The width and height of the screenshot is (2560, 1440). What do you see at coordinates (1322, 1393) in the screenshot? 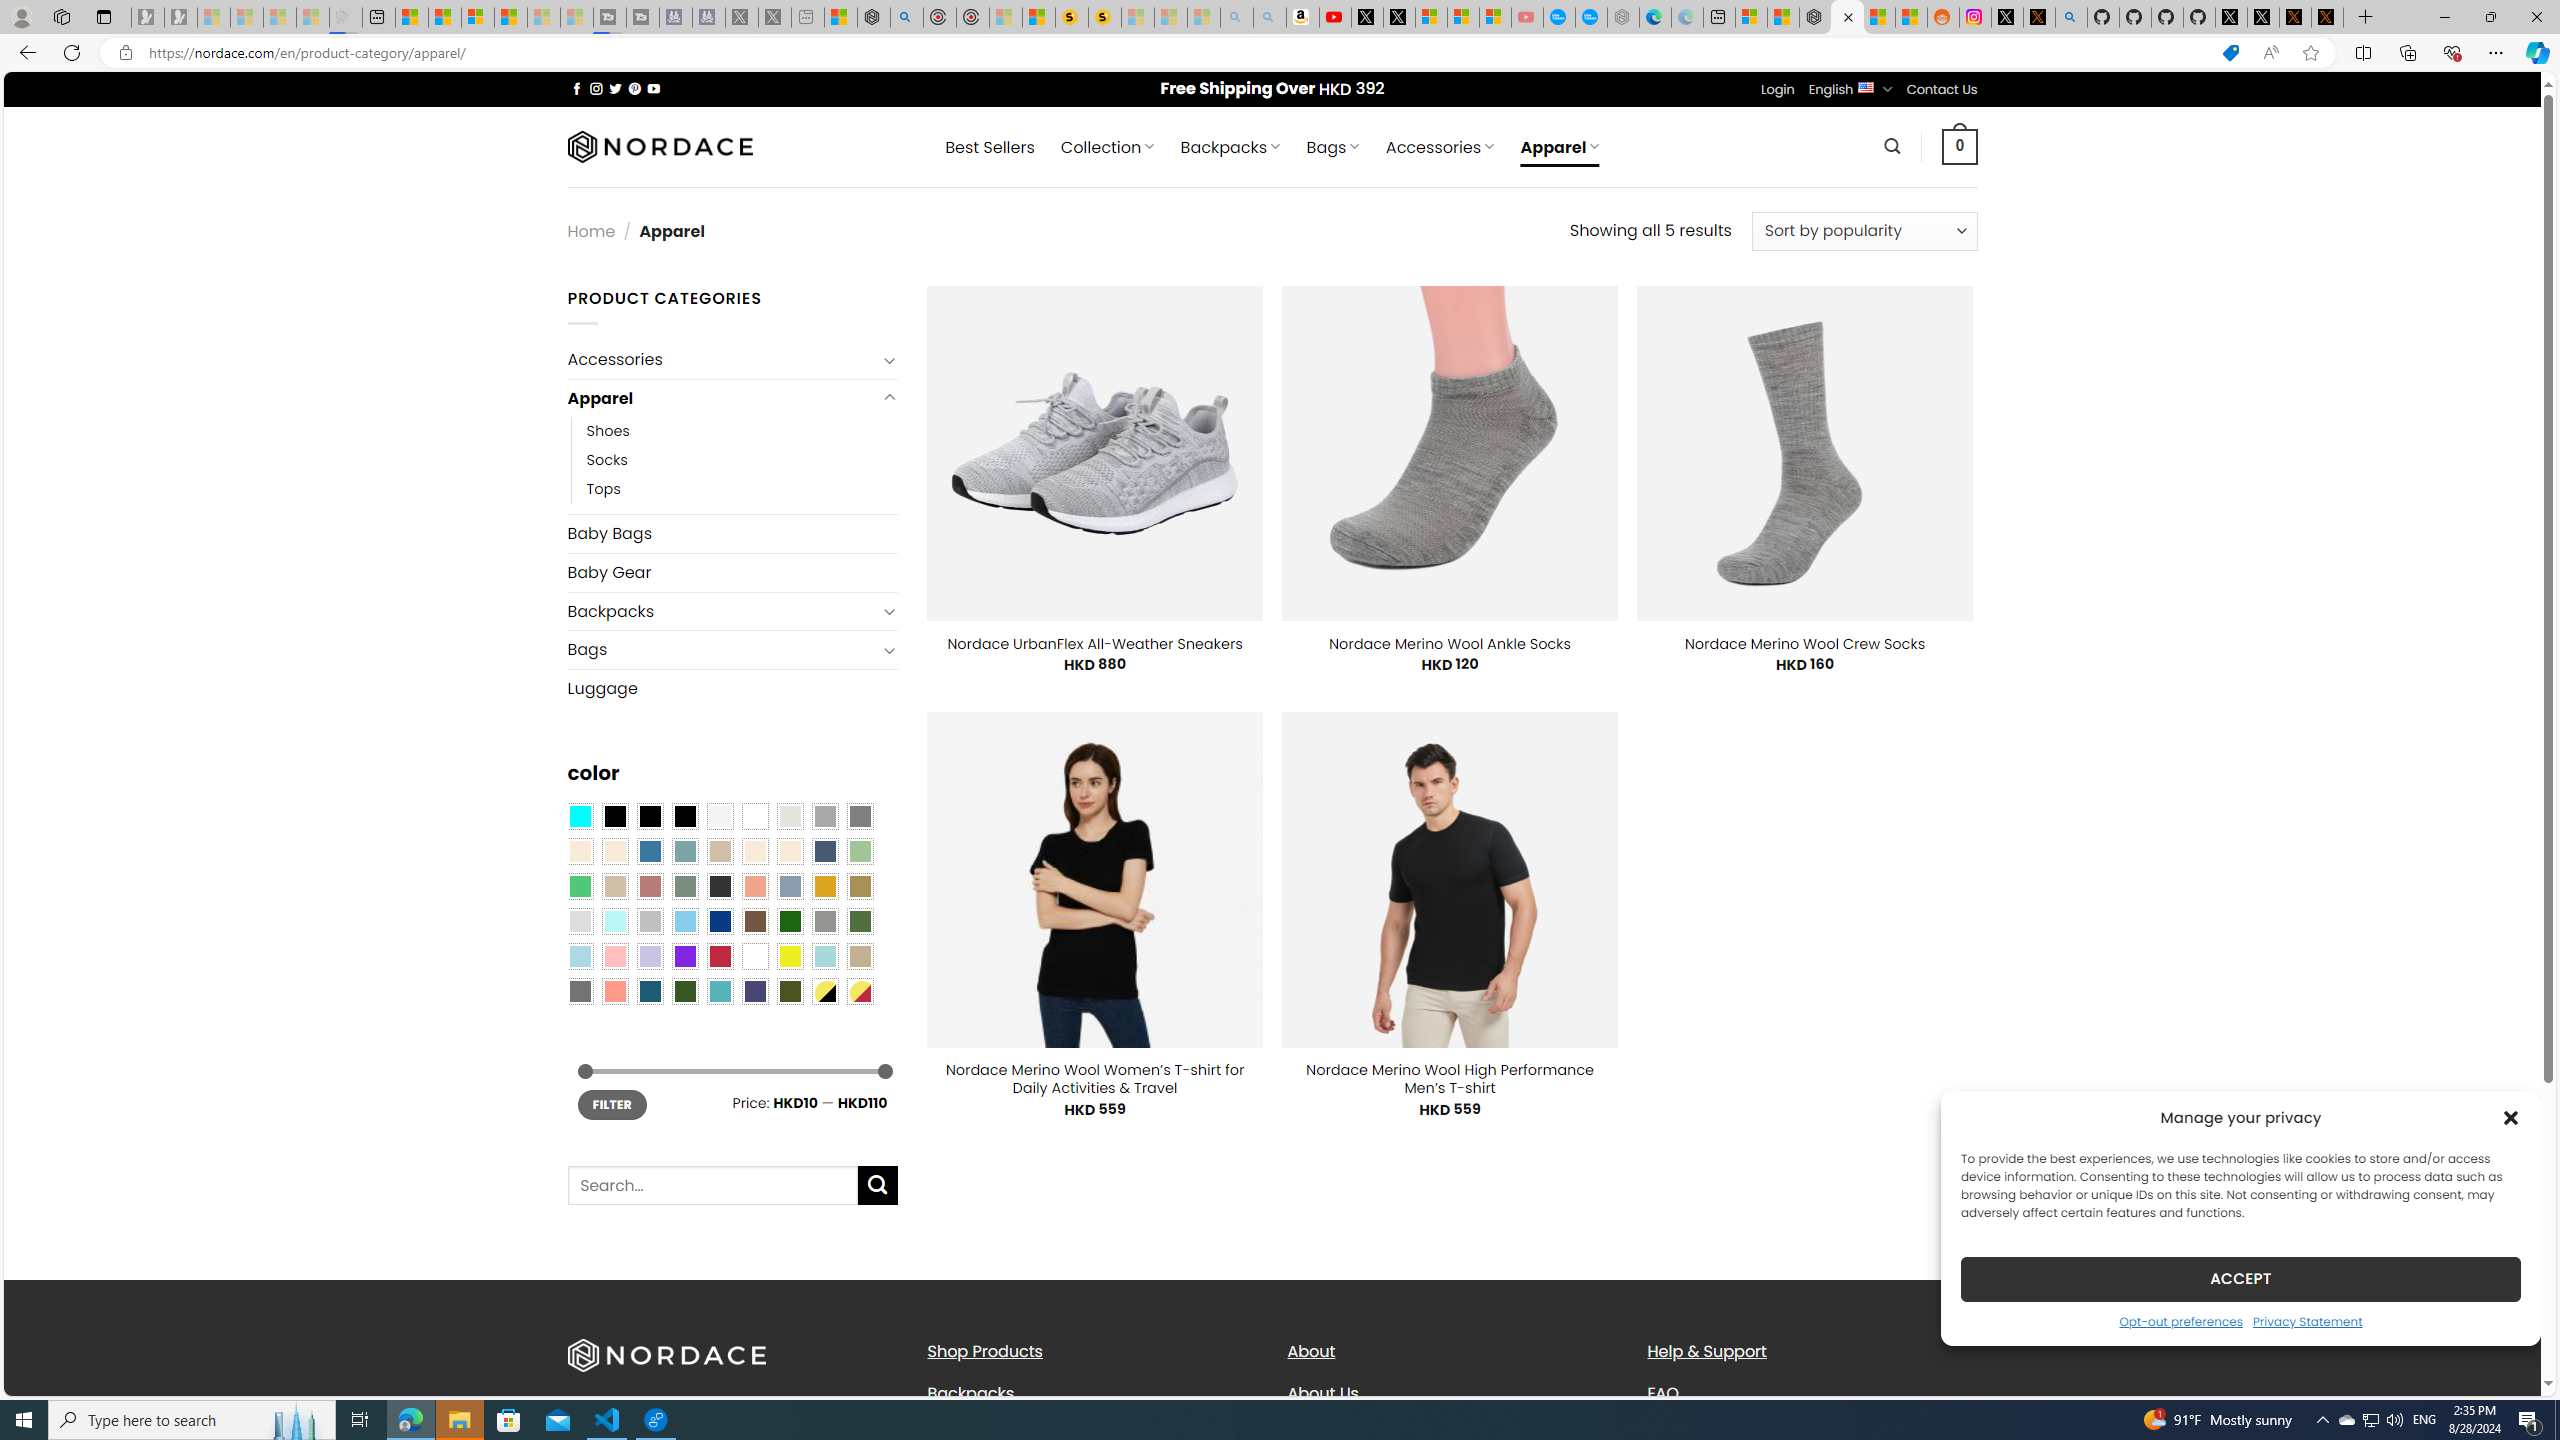
I see `'About Us'` at bounding box center [1322, 1393].